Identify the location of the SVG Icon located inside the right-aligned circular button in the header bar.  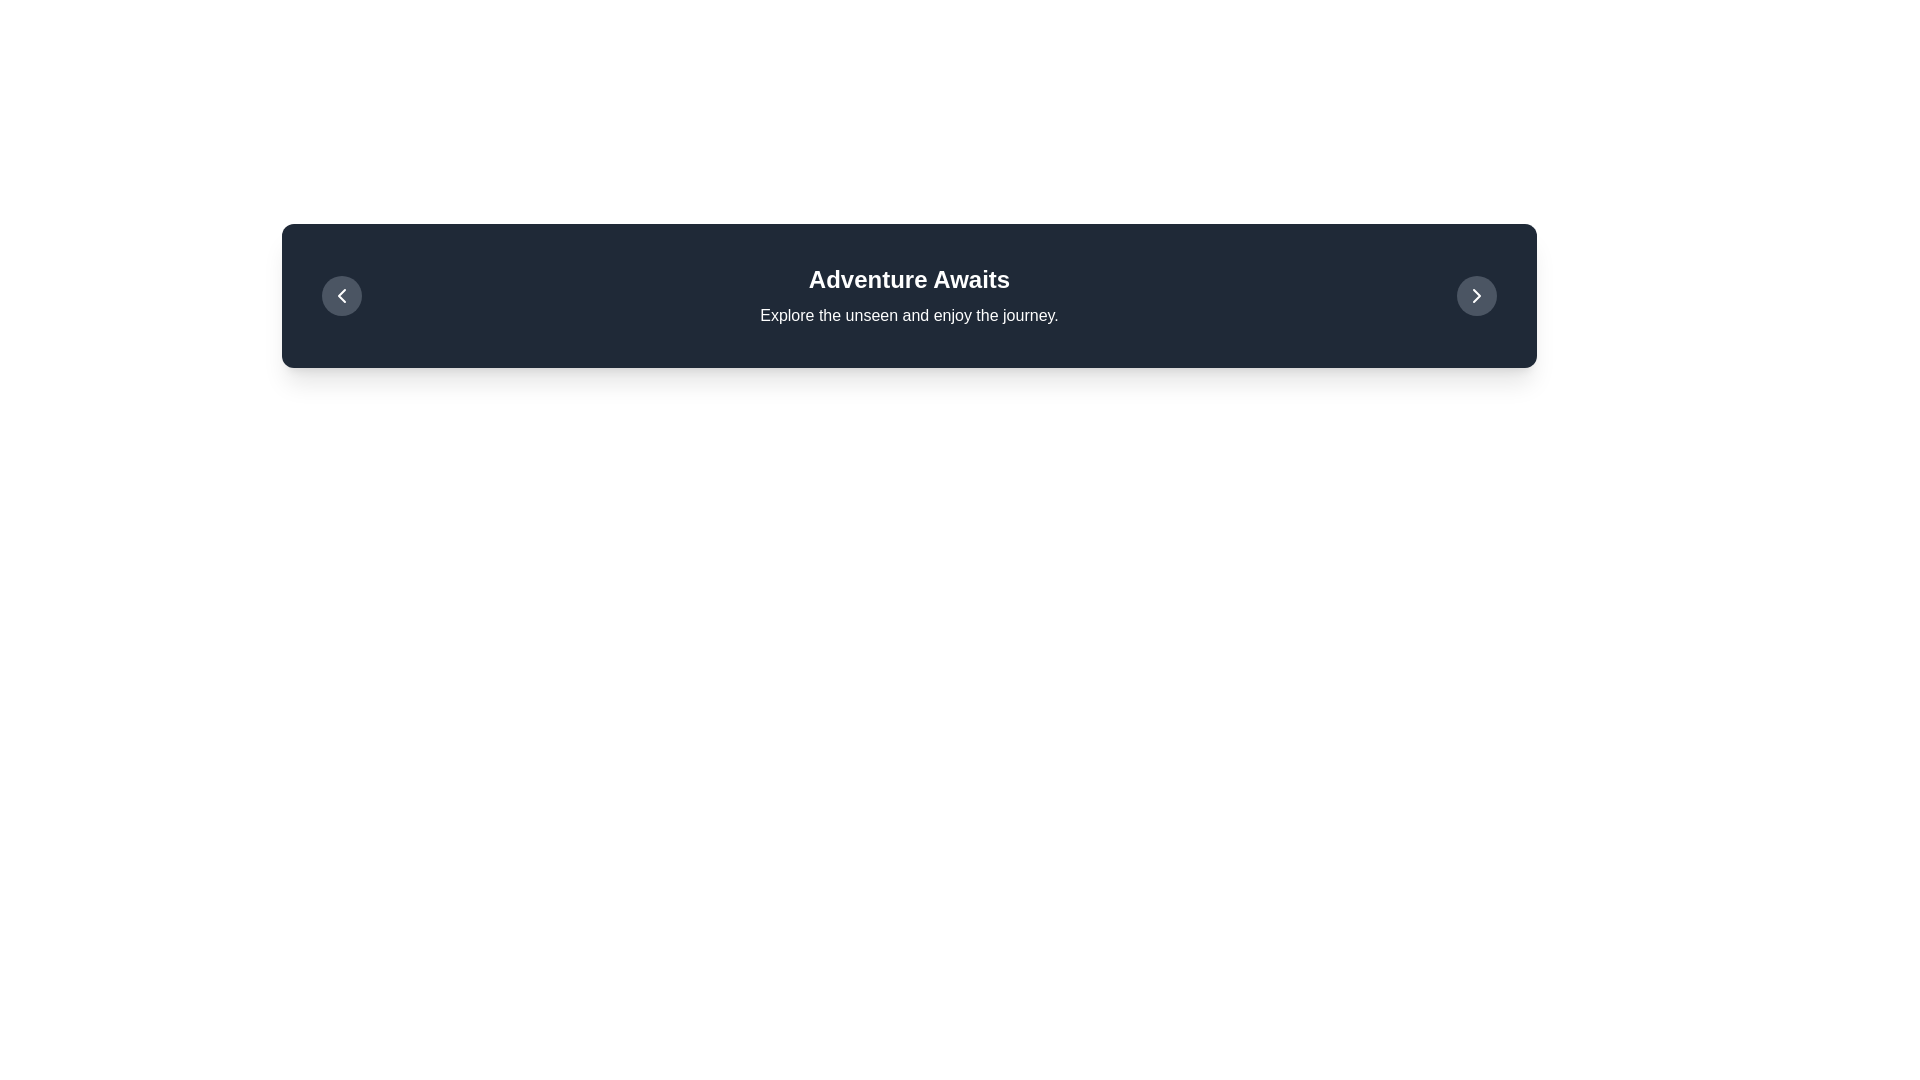
(1477, 296).